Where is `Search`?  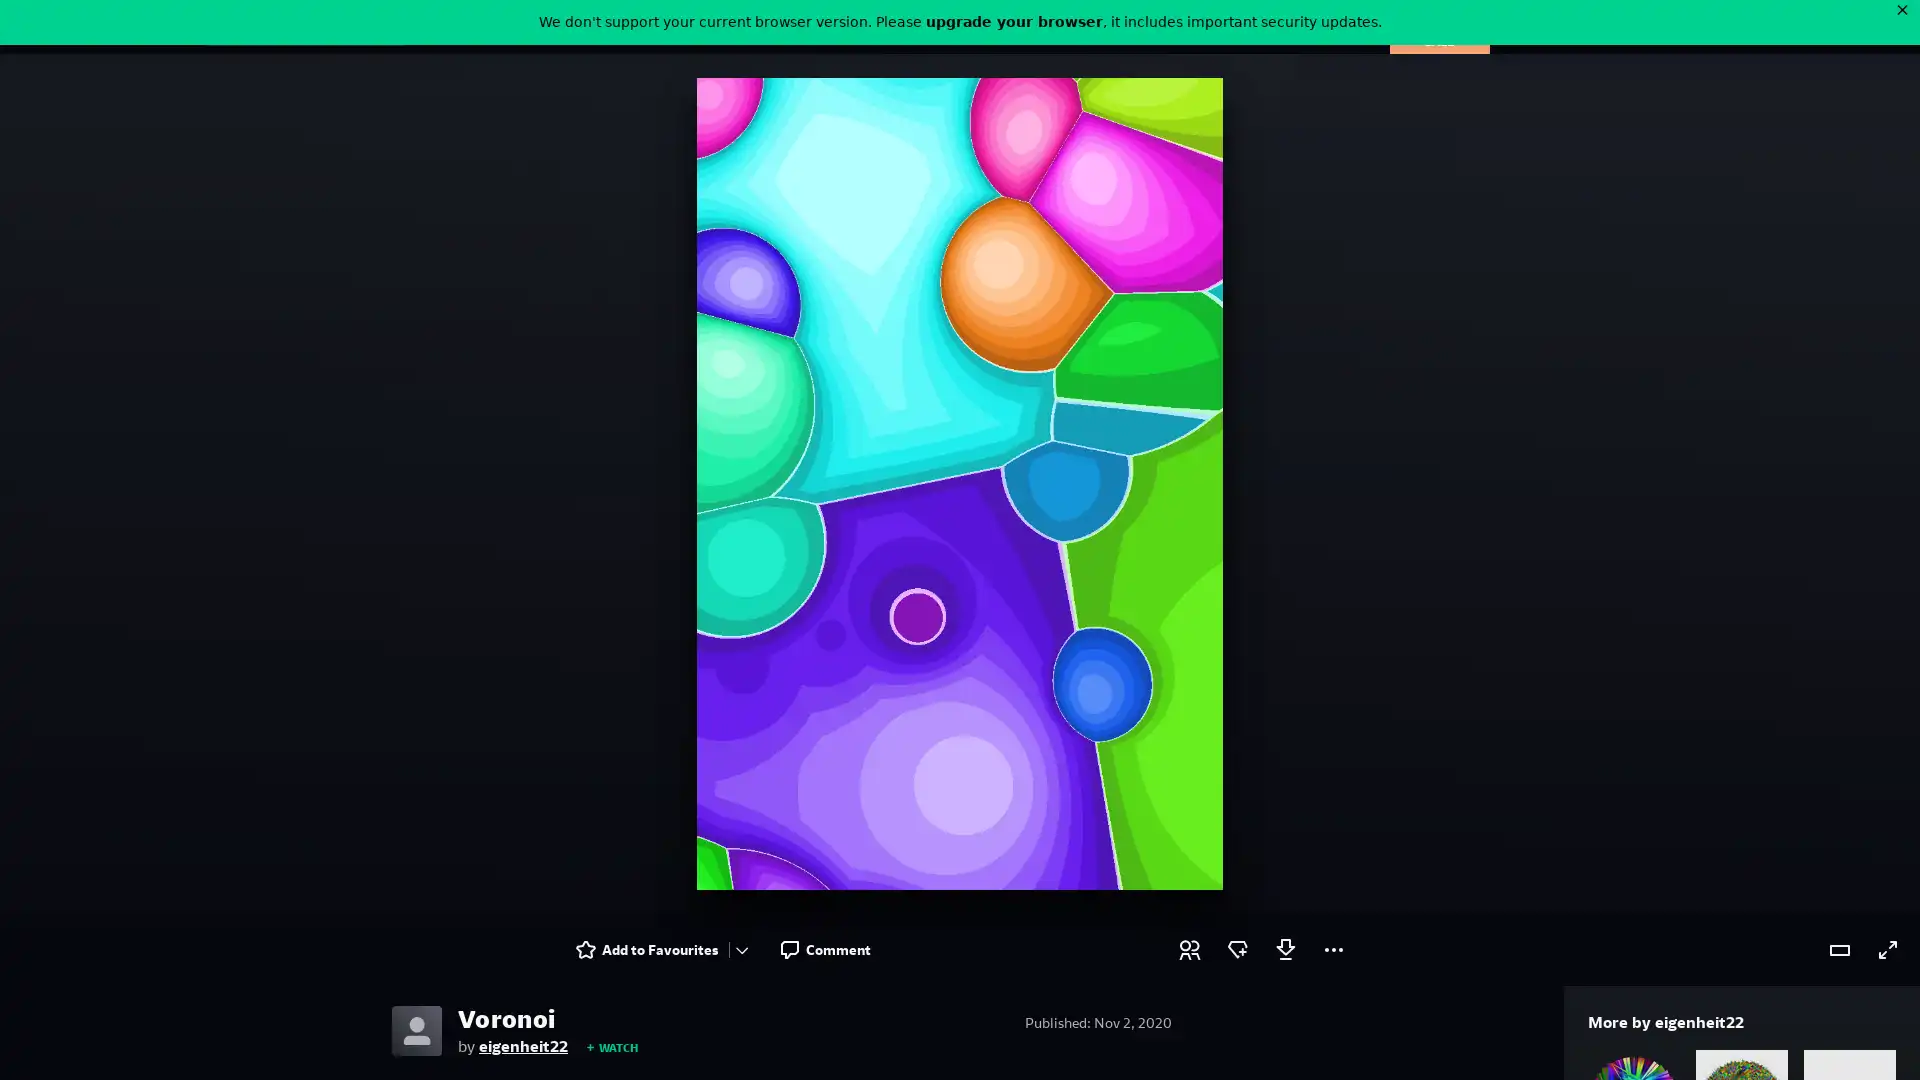
Search is located at coordinates (384, 27).